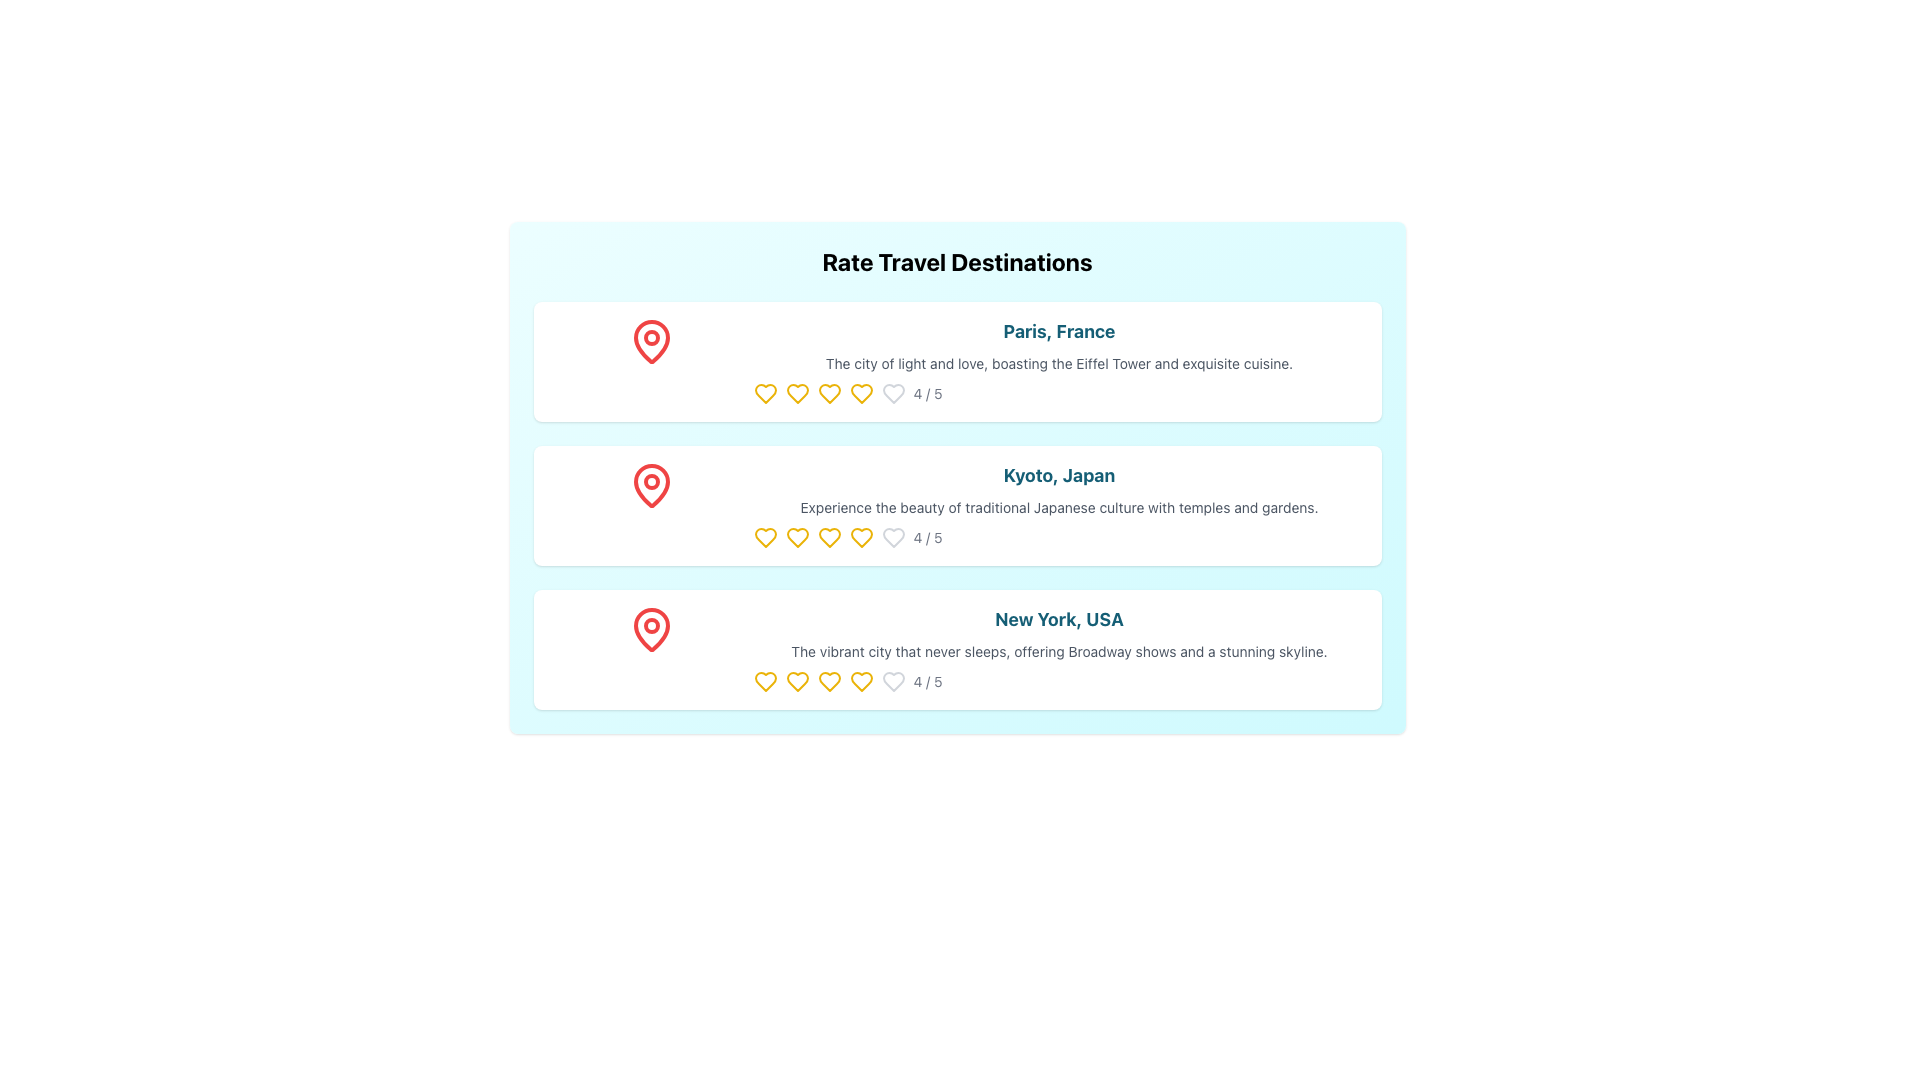  What do you see at coordinates (651, 341) in the screenshot?
I see `the location pin icon with a red border, which is the first in a vertical list of travel destination pins, located to the left of the text blocks` at bounding box center [651, 341].